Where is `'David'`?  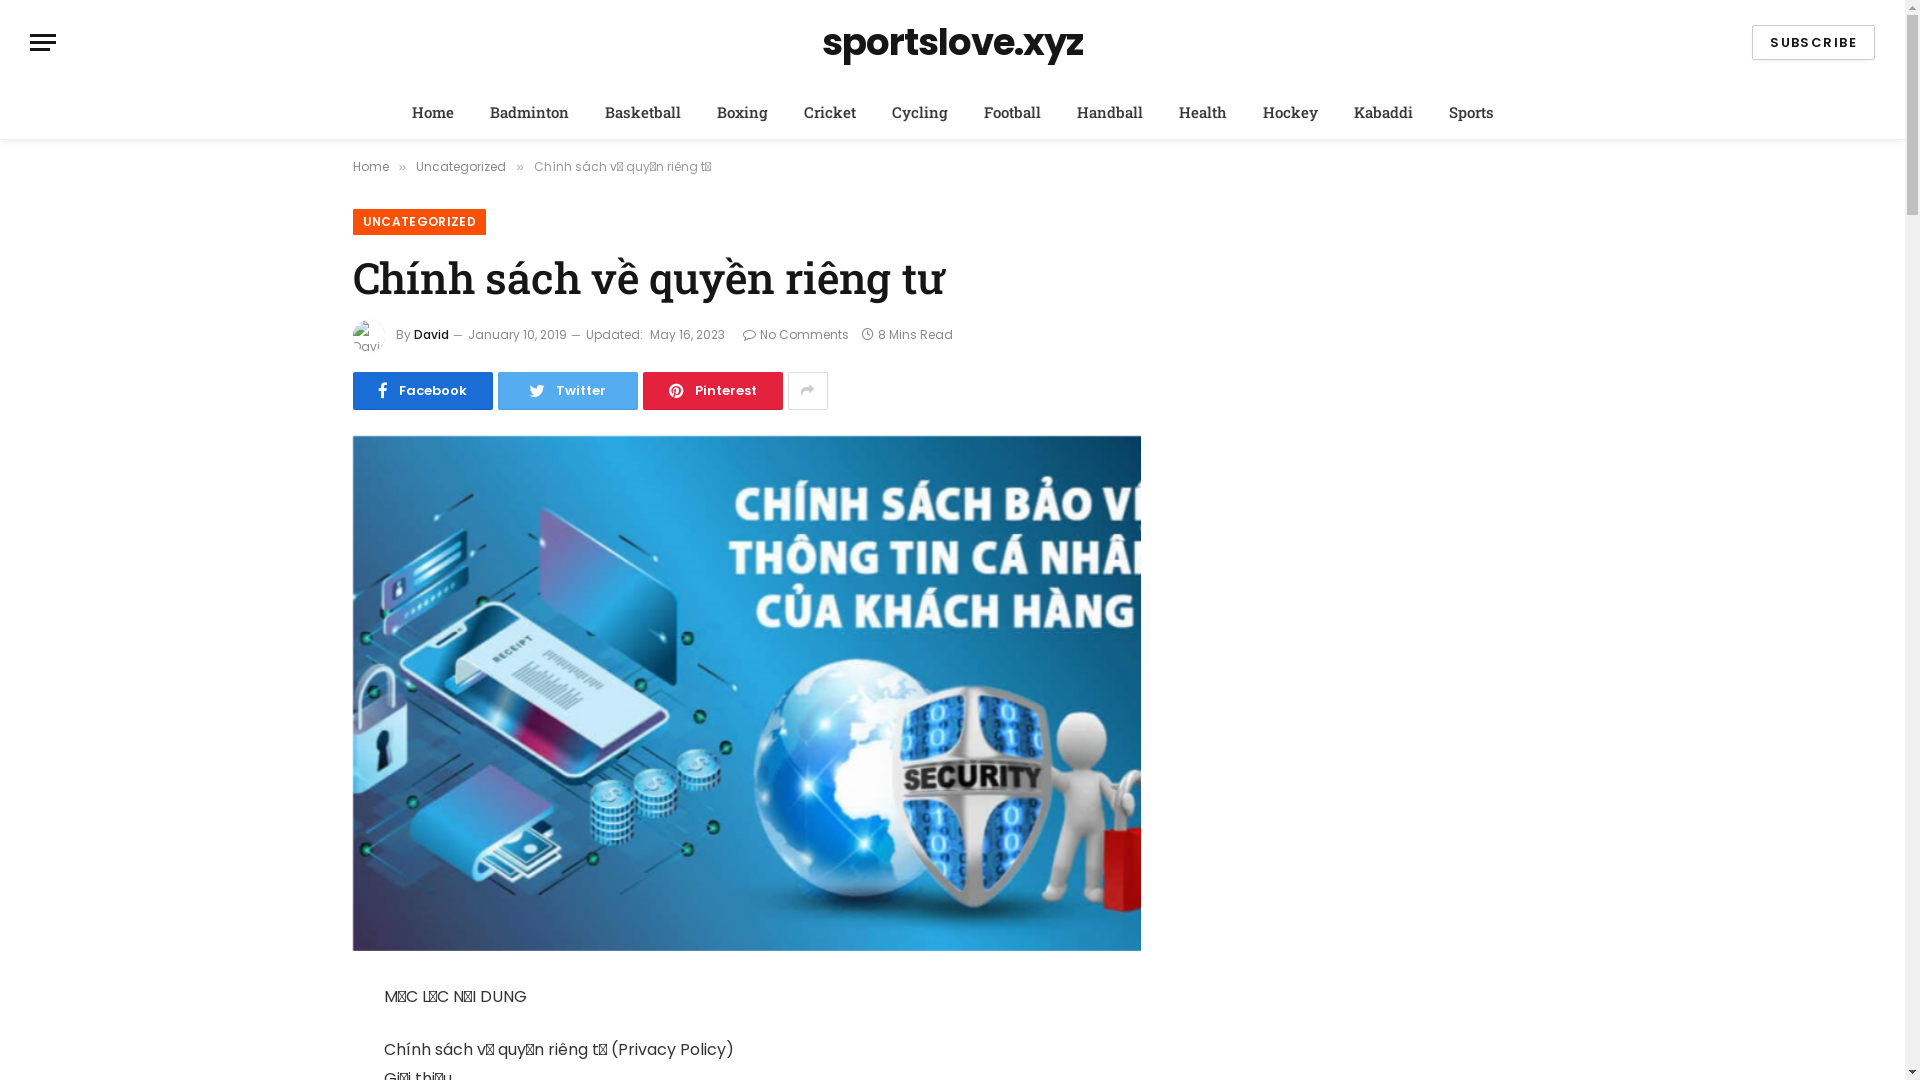 'David' is located at coordinates (430, 333).